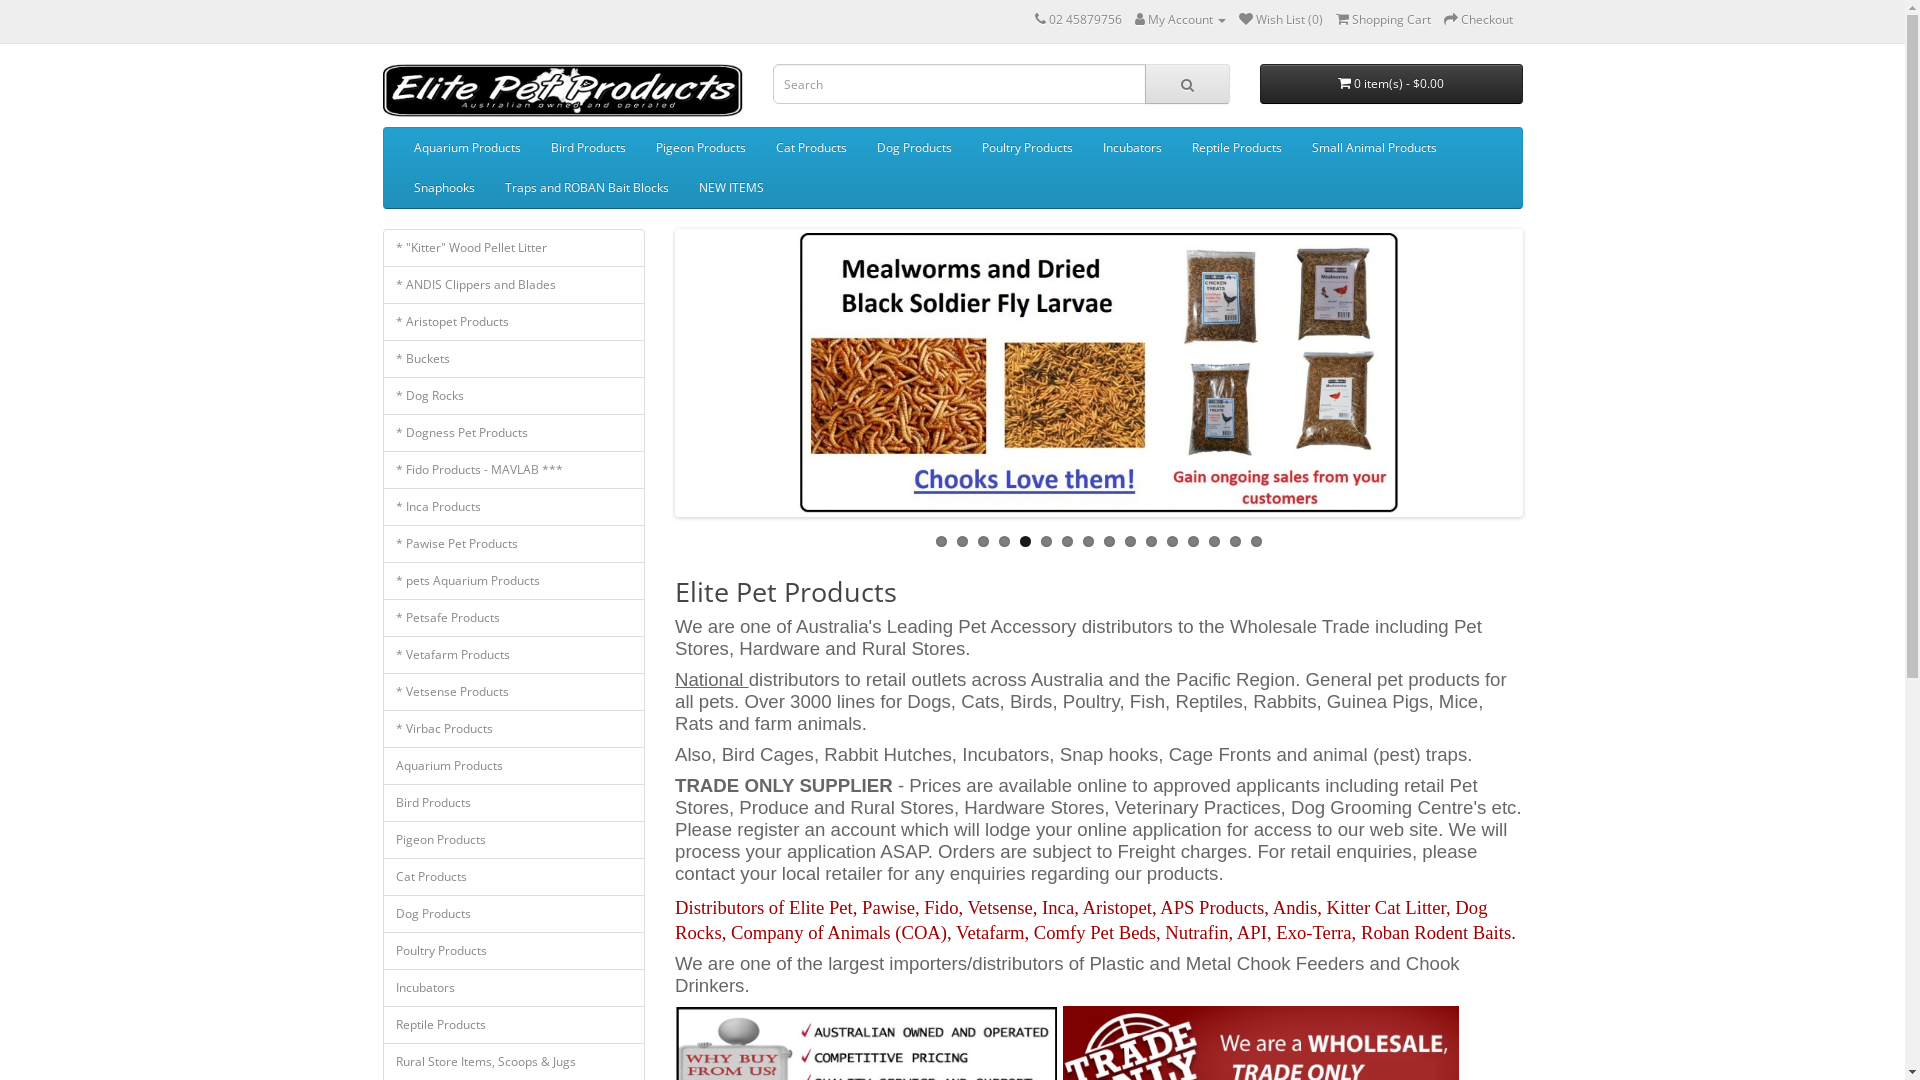  What do you see at coordinates (513, 839) in the screenshot?
I see `'Pigeon Products'` at bounding box center [513, 839].